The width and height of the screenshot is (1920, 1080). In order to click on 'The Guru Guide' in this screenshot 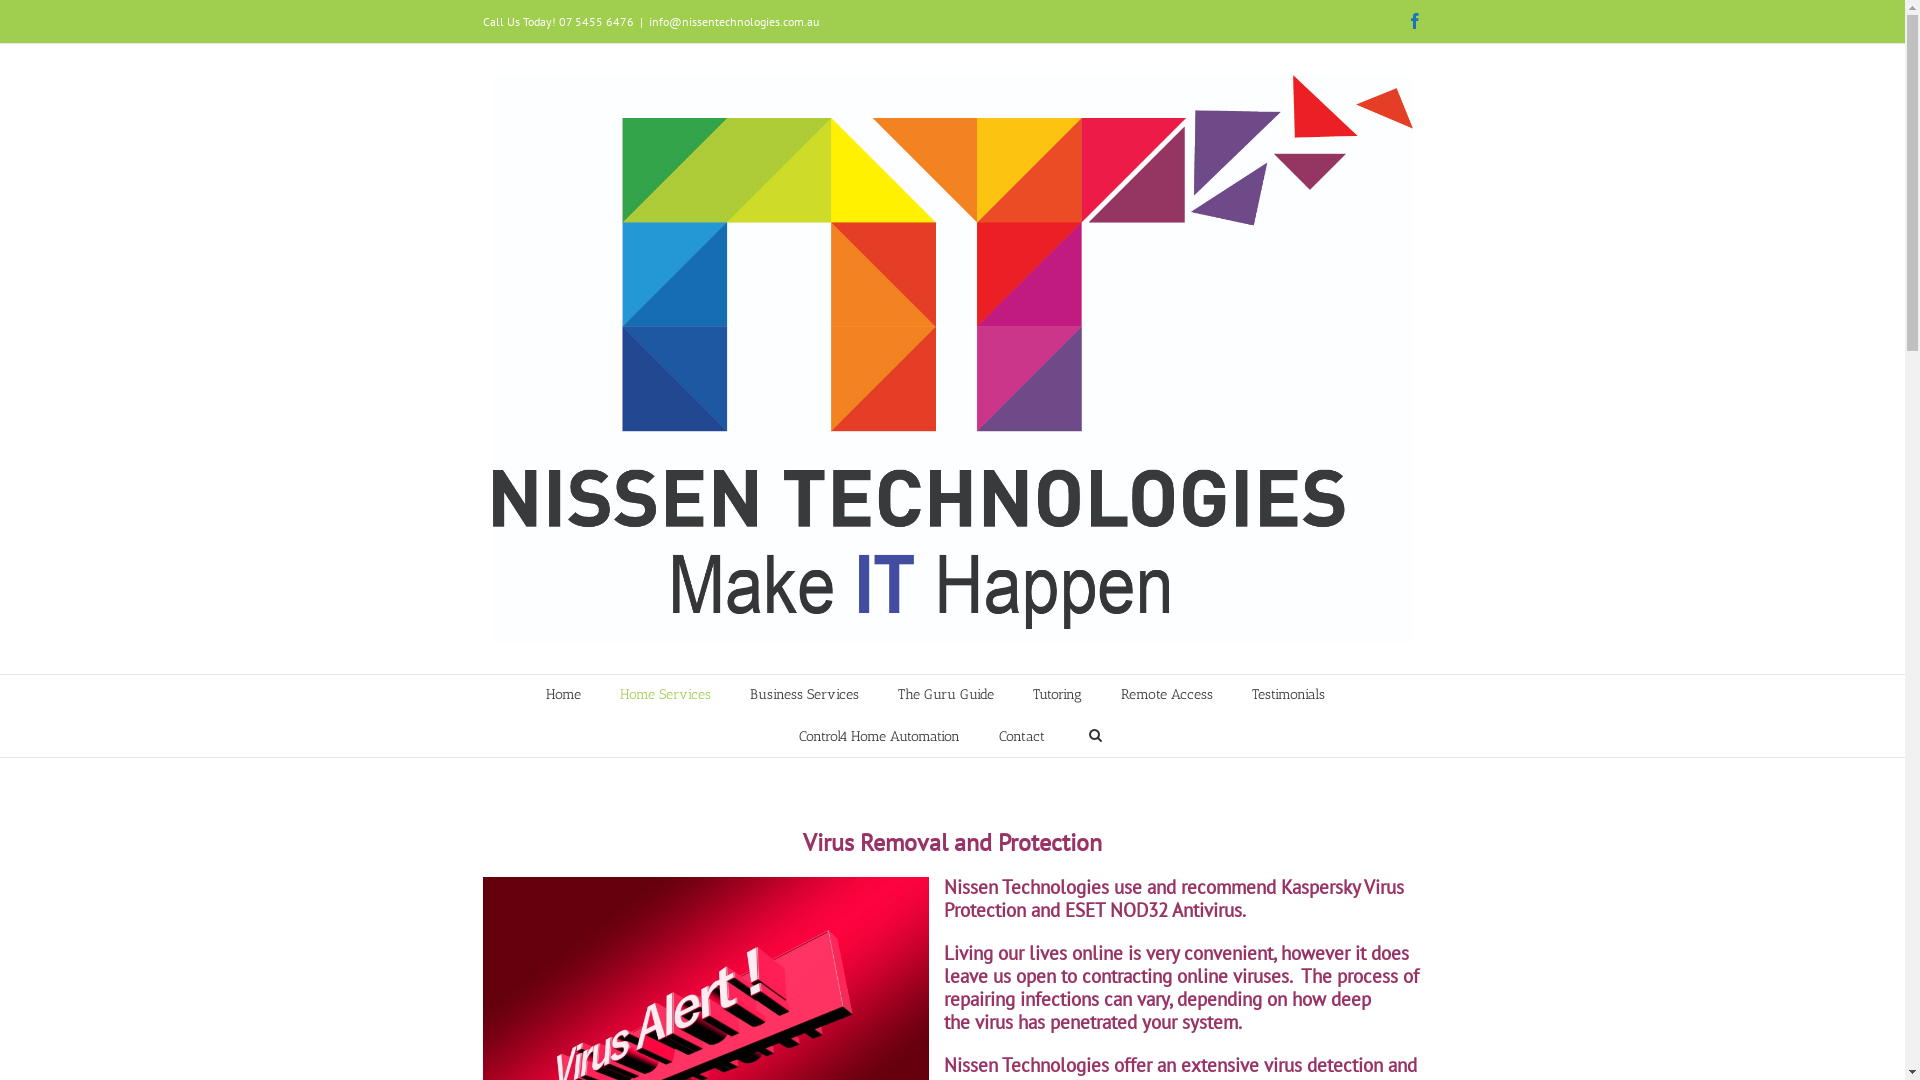, I will do `click(896, 693)`.